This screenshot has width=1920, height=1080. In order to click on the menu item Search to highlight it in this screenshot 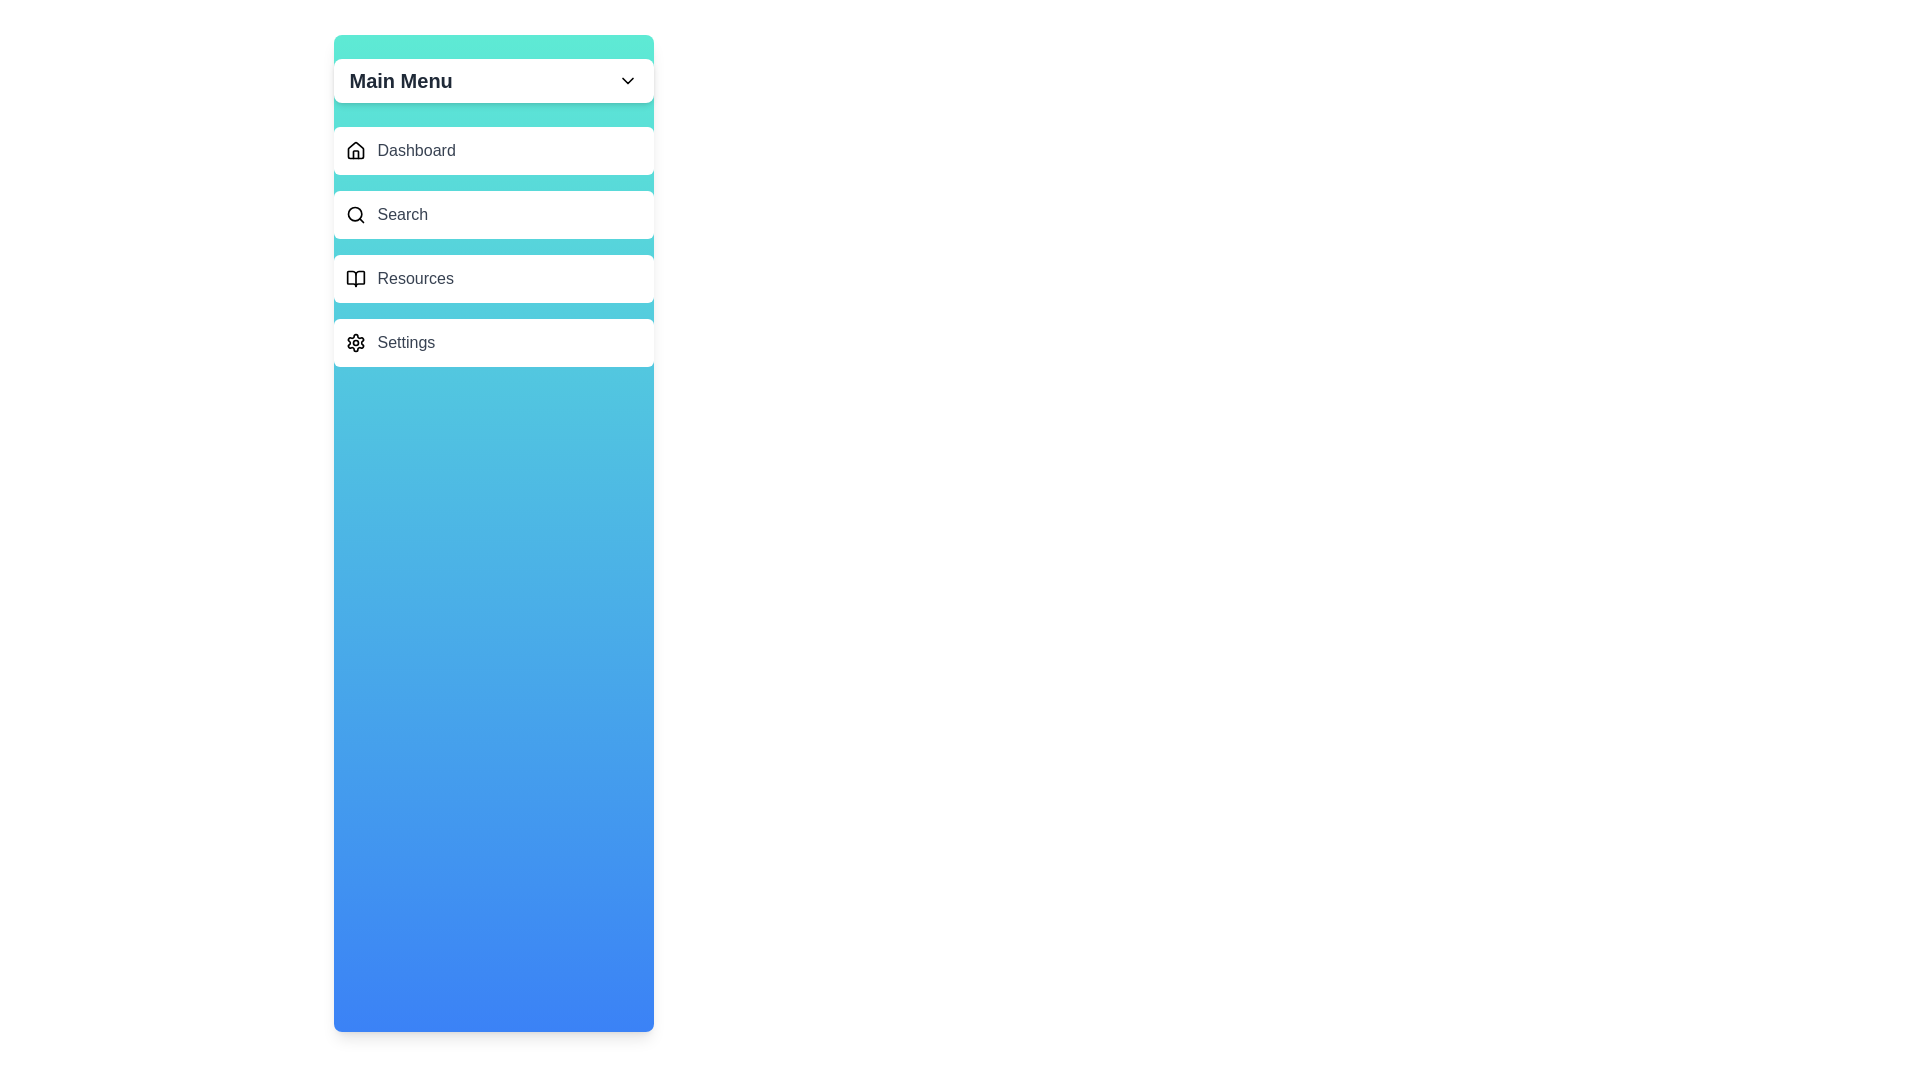, I will do `click(493, 215)`.